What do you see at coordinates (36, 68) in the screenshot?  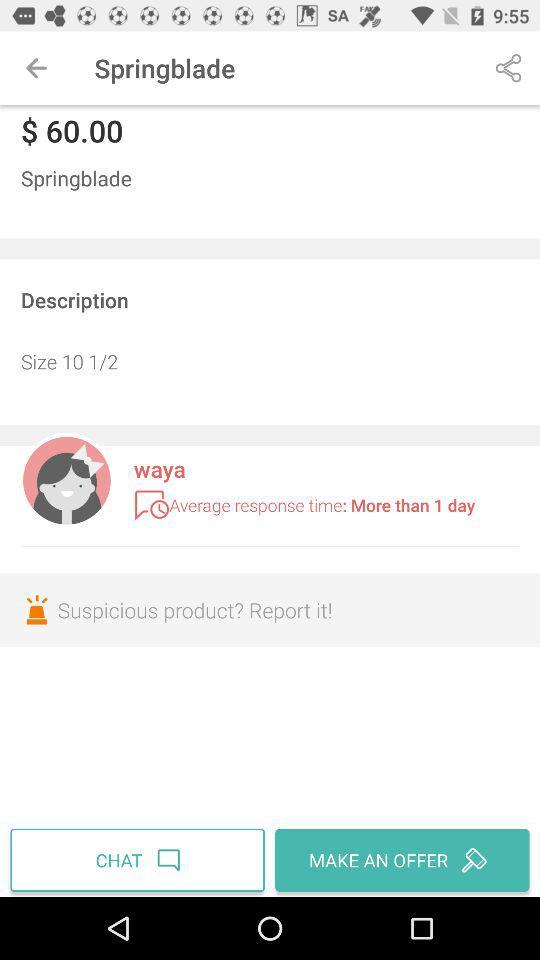 I see `icon above $ 60.00 icon` at bounding box center [36, 68].